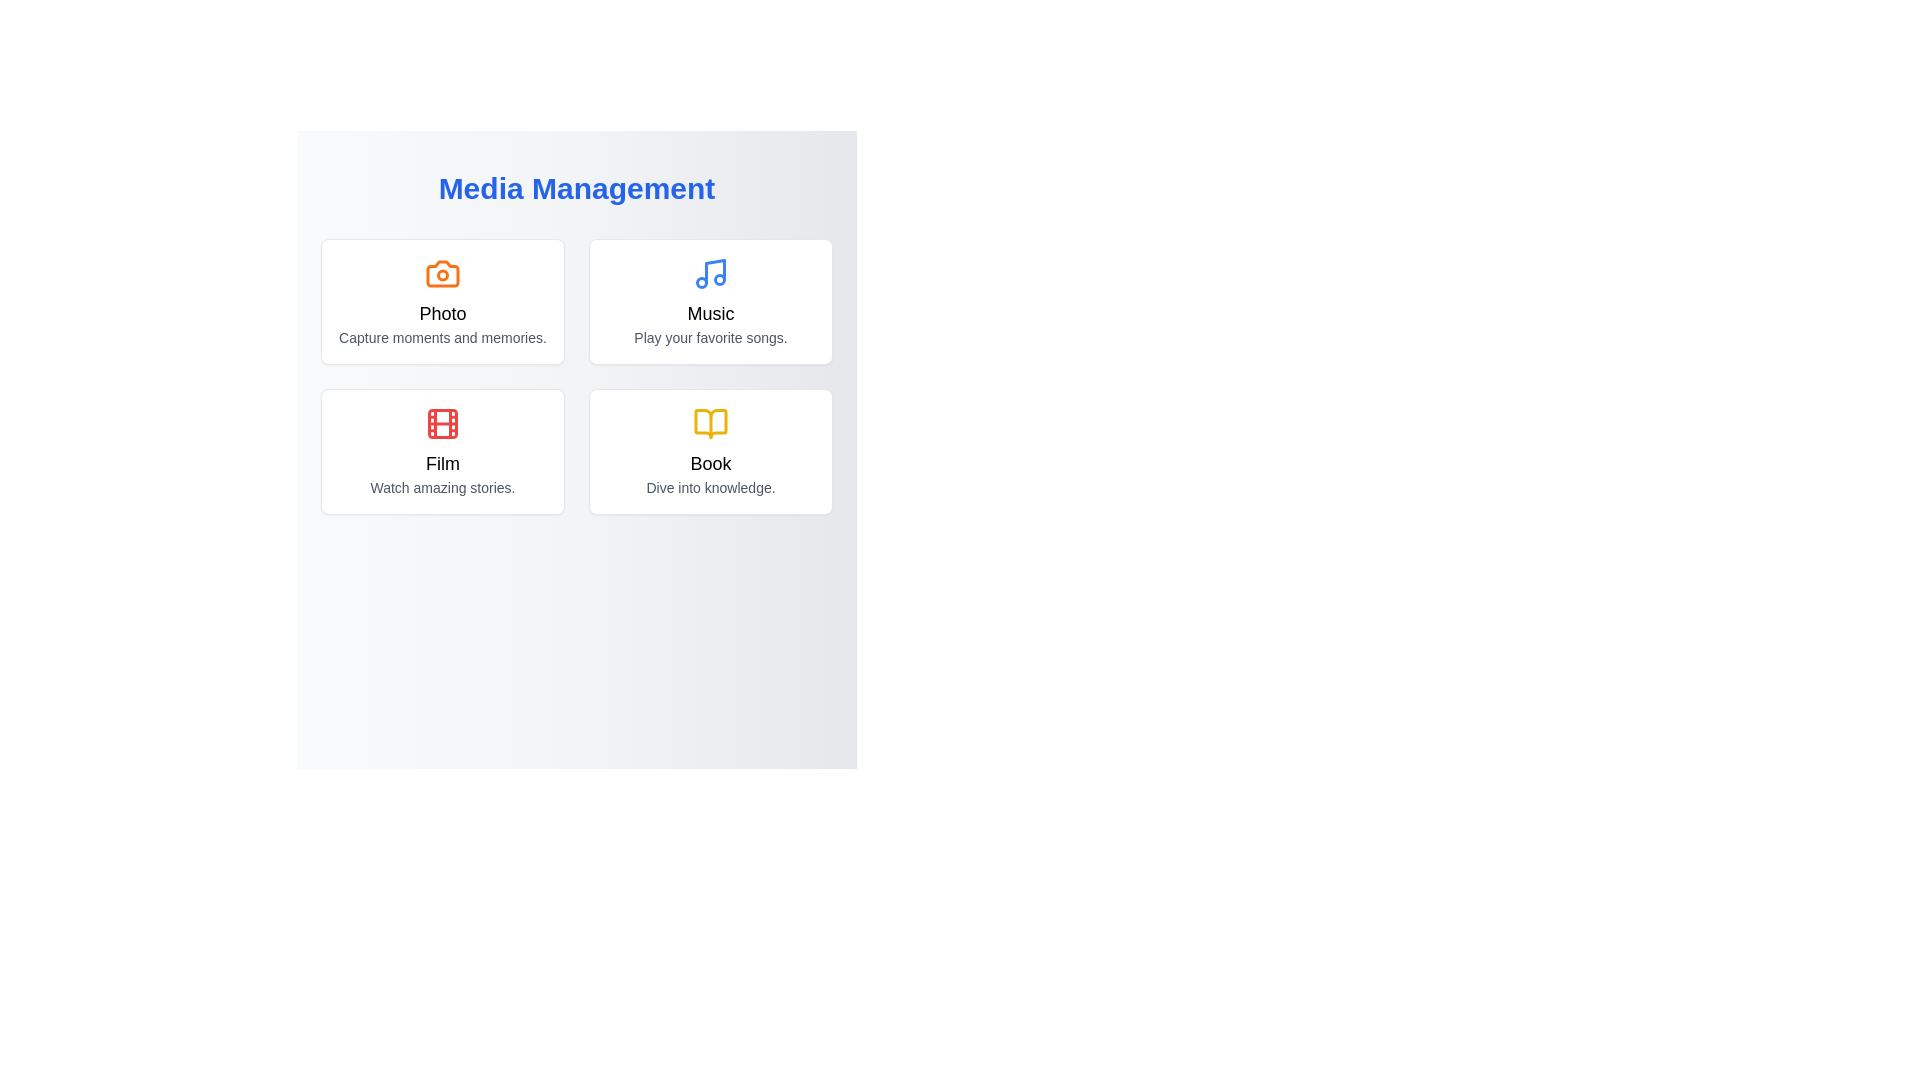 This screenshot has width=1920, height=1080. I want to click on the graphic icon component that represents the stem of the music note, which is part of the 'Music' button in the top row of the button grid, so click(715, 271).